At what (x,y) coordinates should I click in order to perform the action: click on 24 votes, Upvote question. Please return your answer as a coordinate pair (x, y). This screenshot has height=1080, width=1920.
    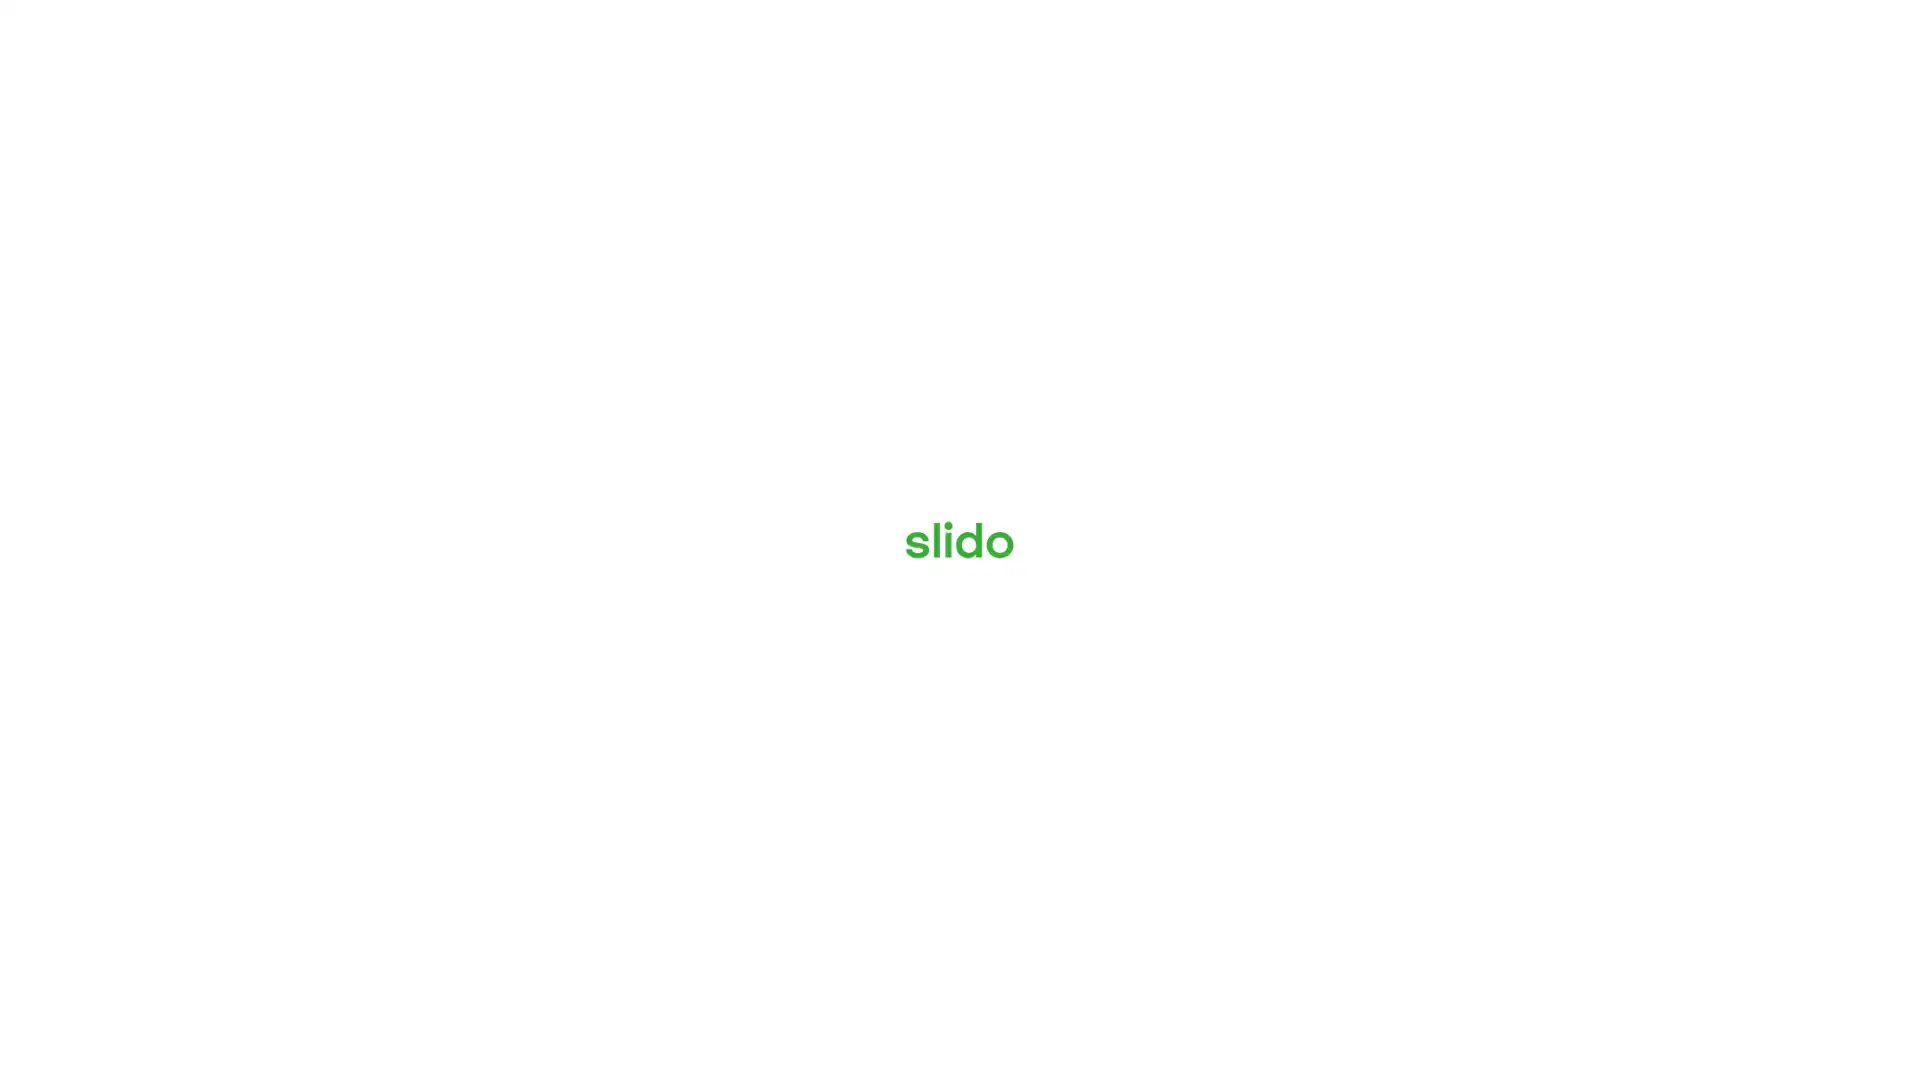
    Looking at the image, I should click on (1772, 708).